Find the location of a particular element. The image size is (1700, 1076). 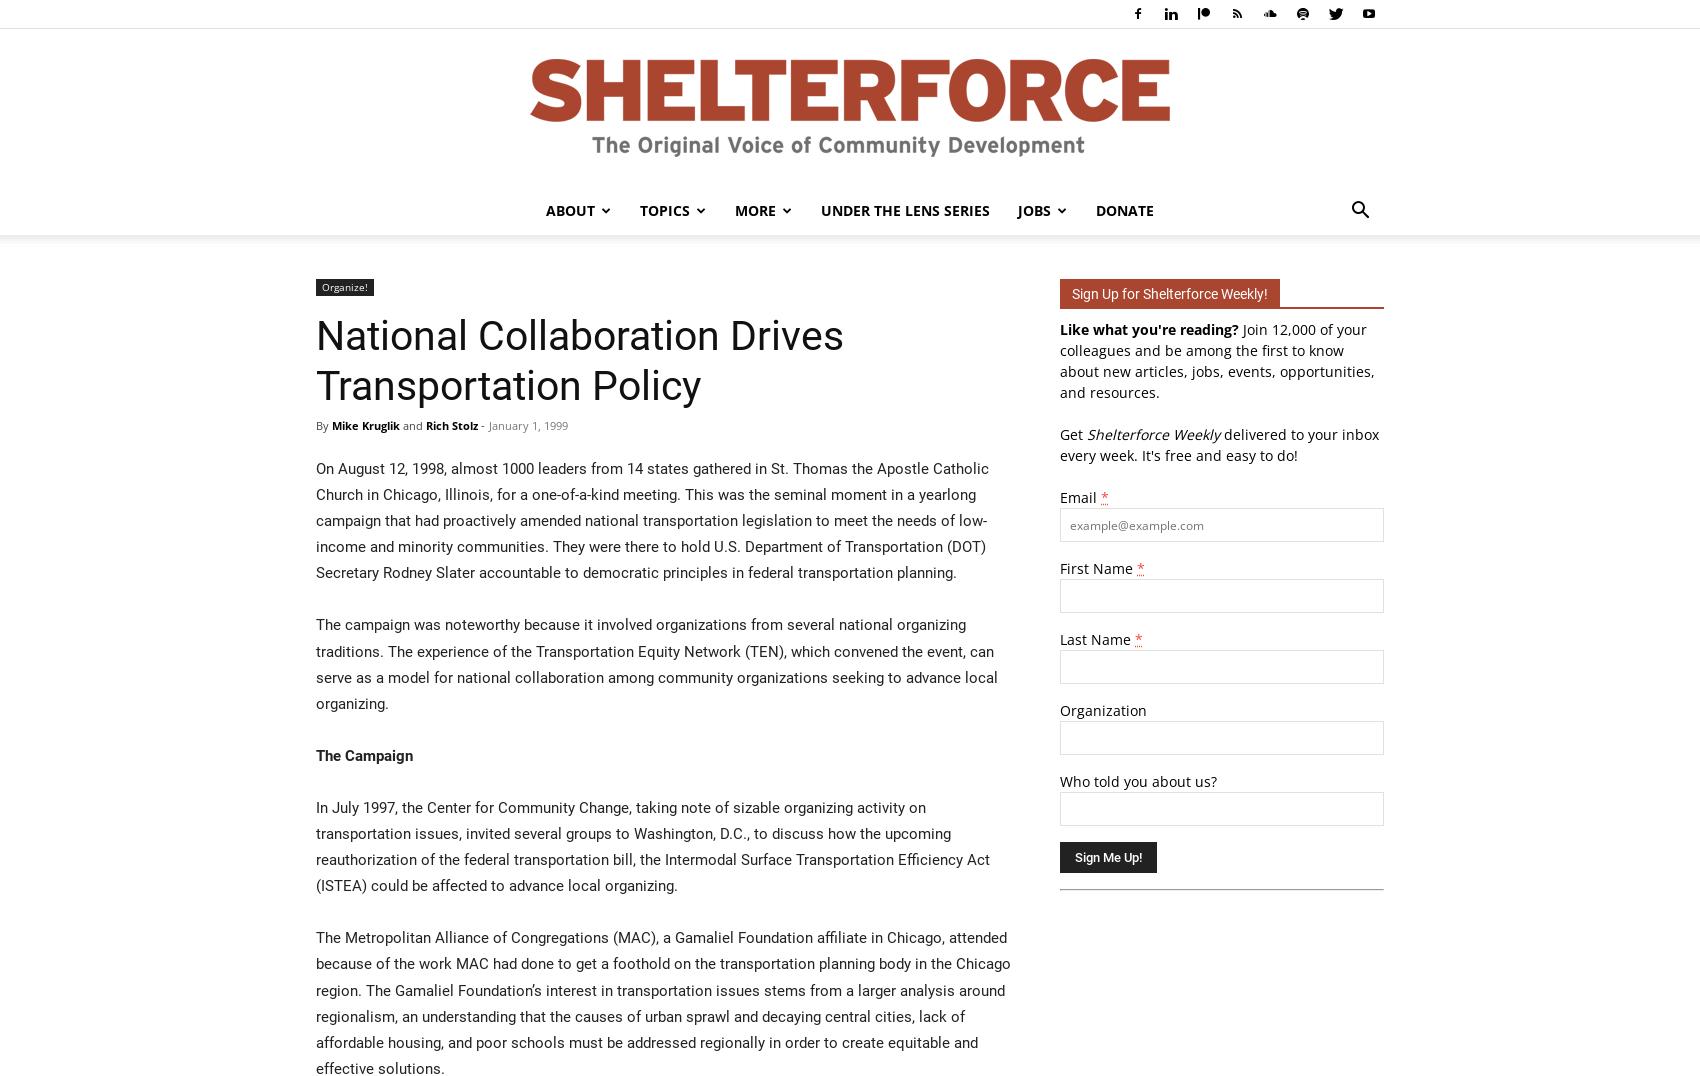

'The Campaign' is located at coordinates (363, 754).